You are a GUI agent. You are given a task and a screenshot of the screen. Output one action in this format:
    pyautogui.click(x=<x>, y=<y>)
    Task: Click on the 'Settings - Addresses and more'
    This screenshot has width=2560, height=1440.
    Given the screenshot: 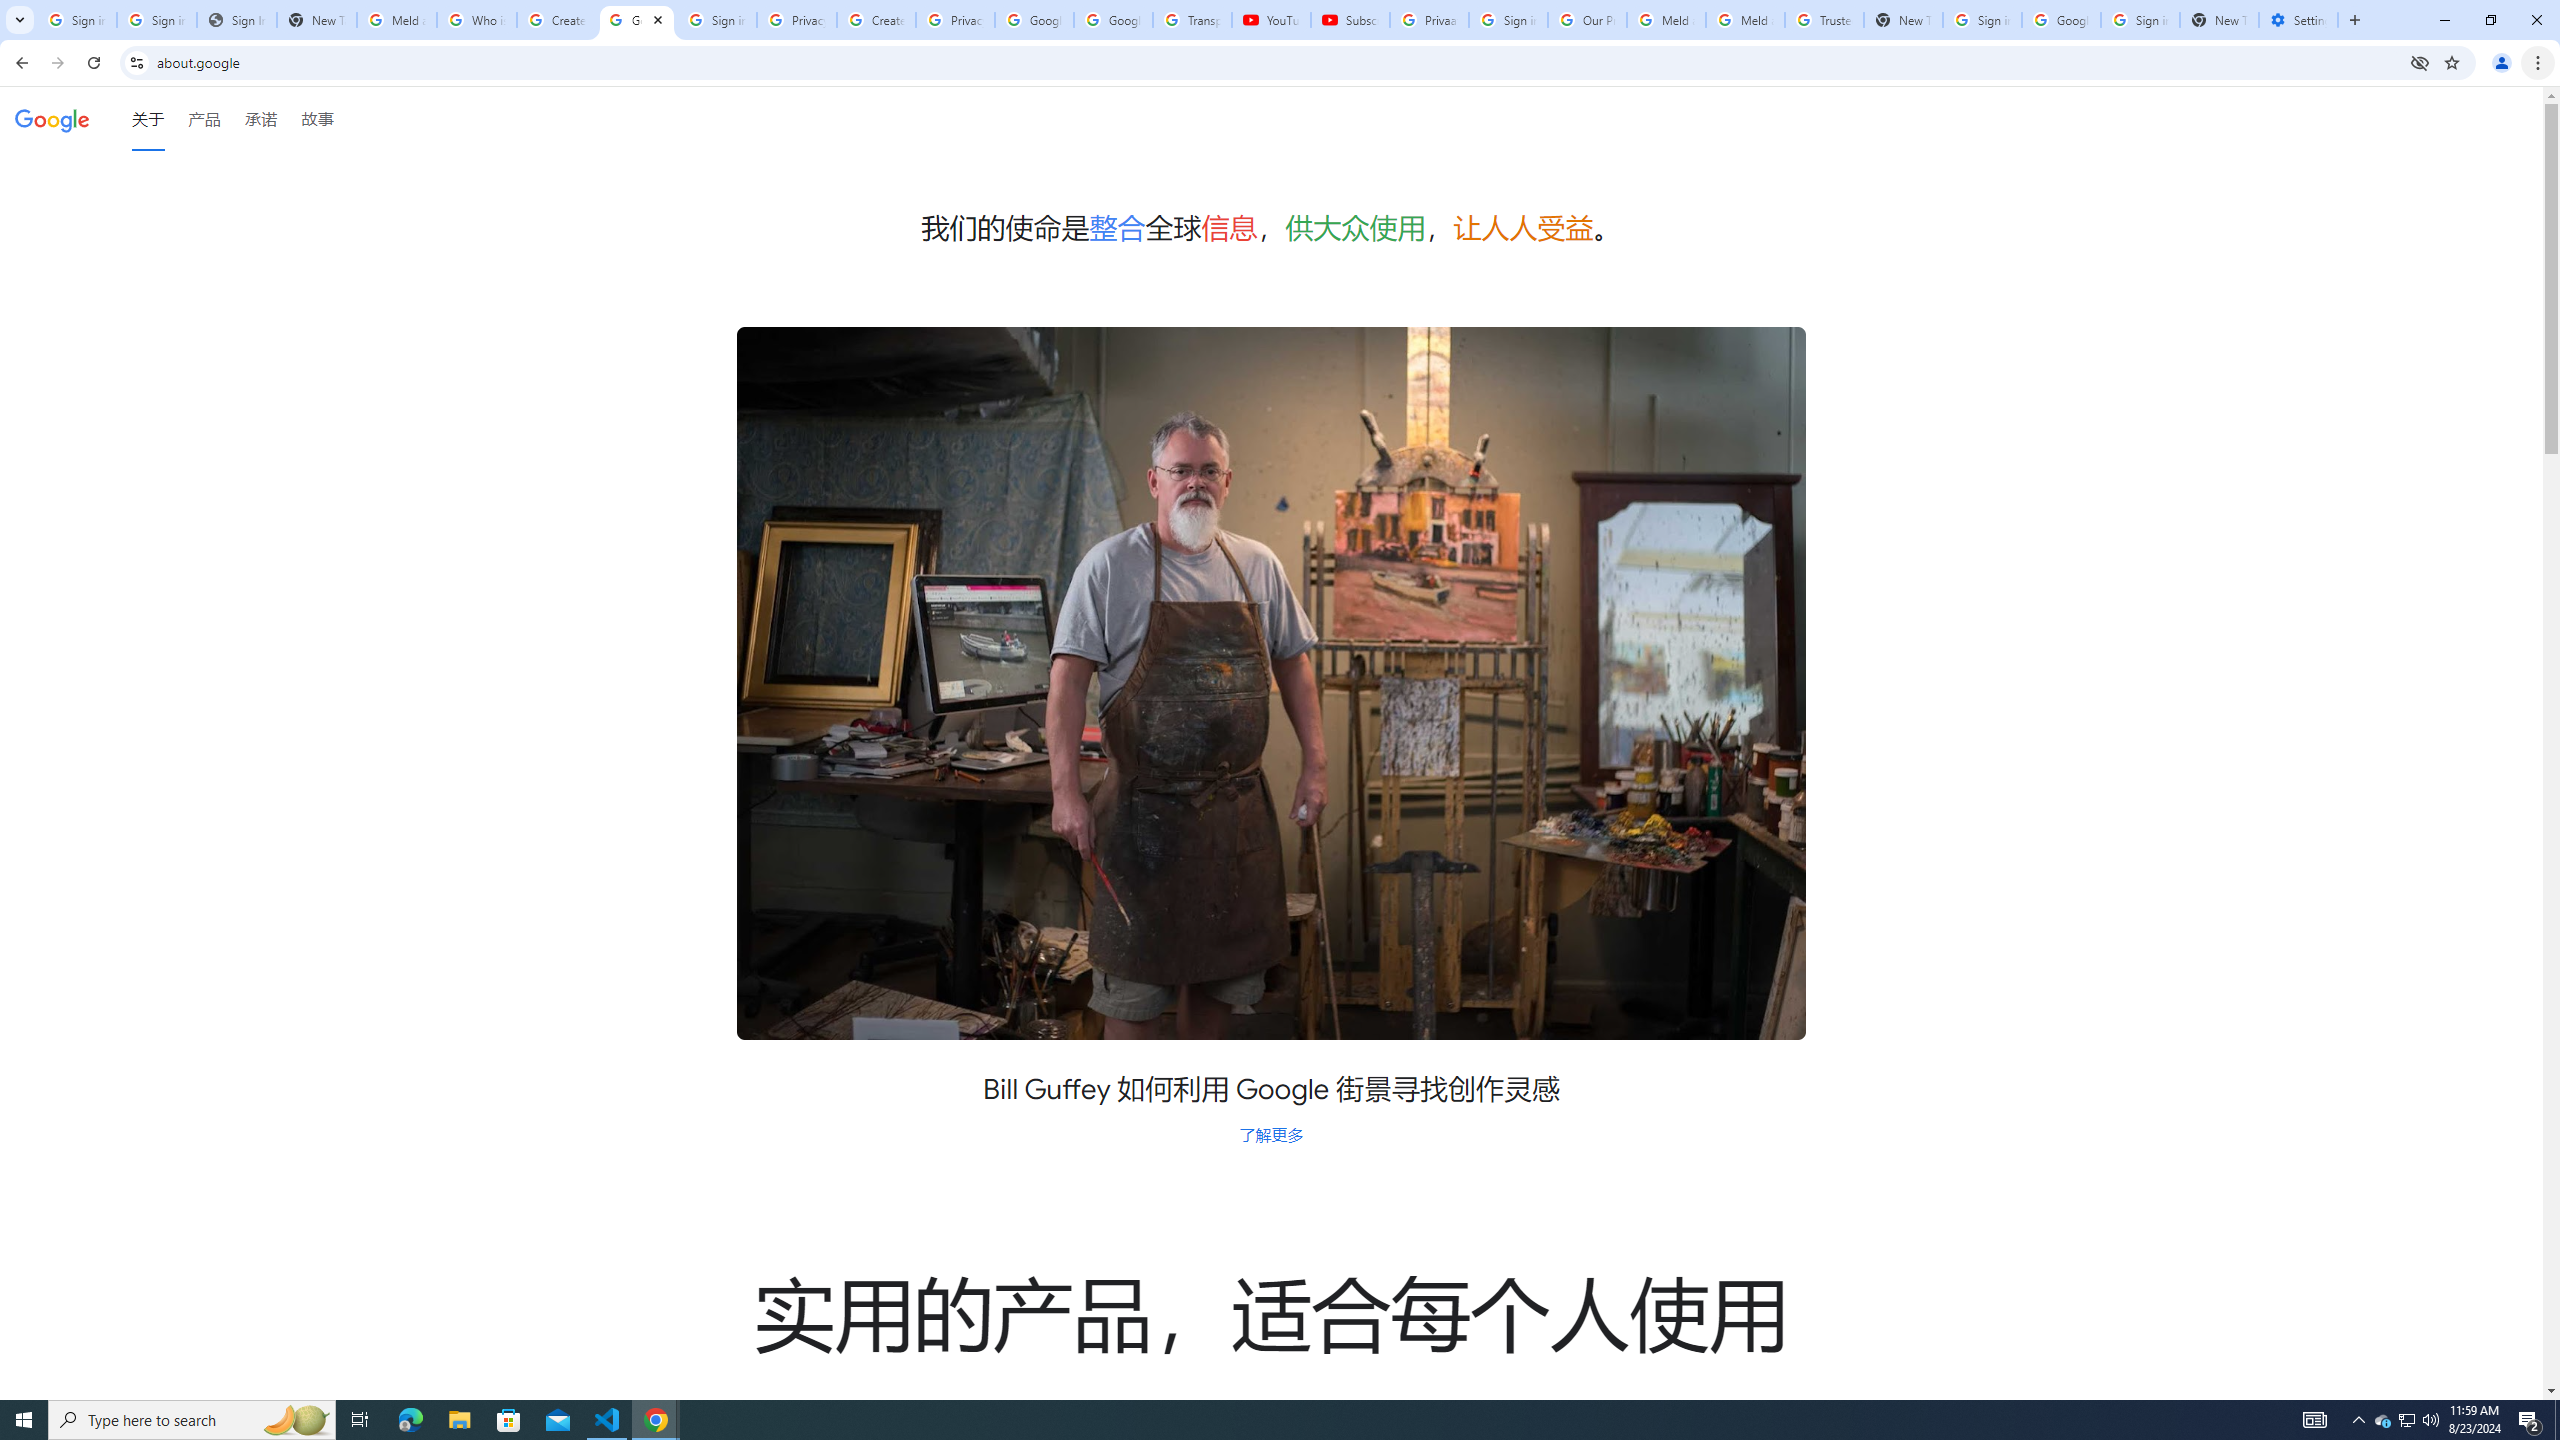 What is the action you would take?
    pyautogui.click(x=2298, y=19)
    